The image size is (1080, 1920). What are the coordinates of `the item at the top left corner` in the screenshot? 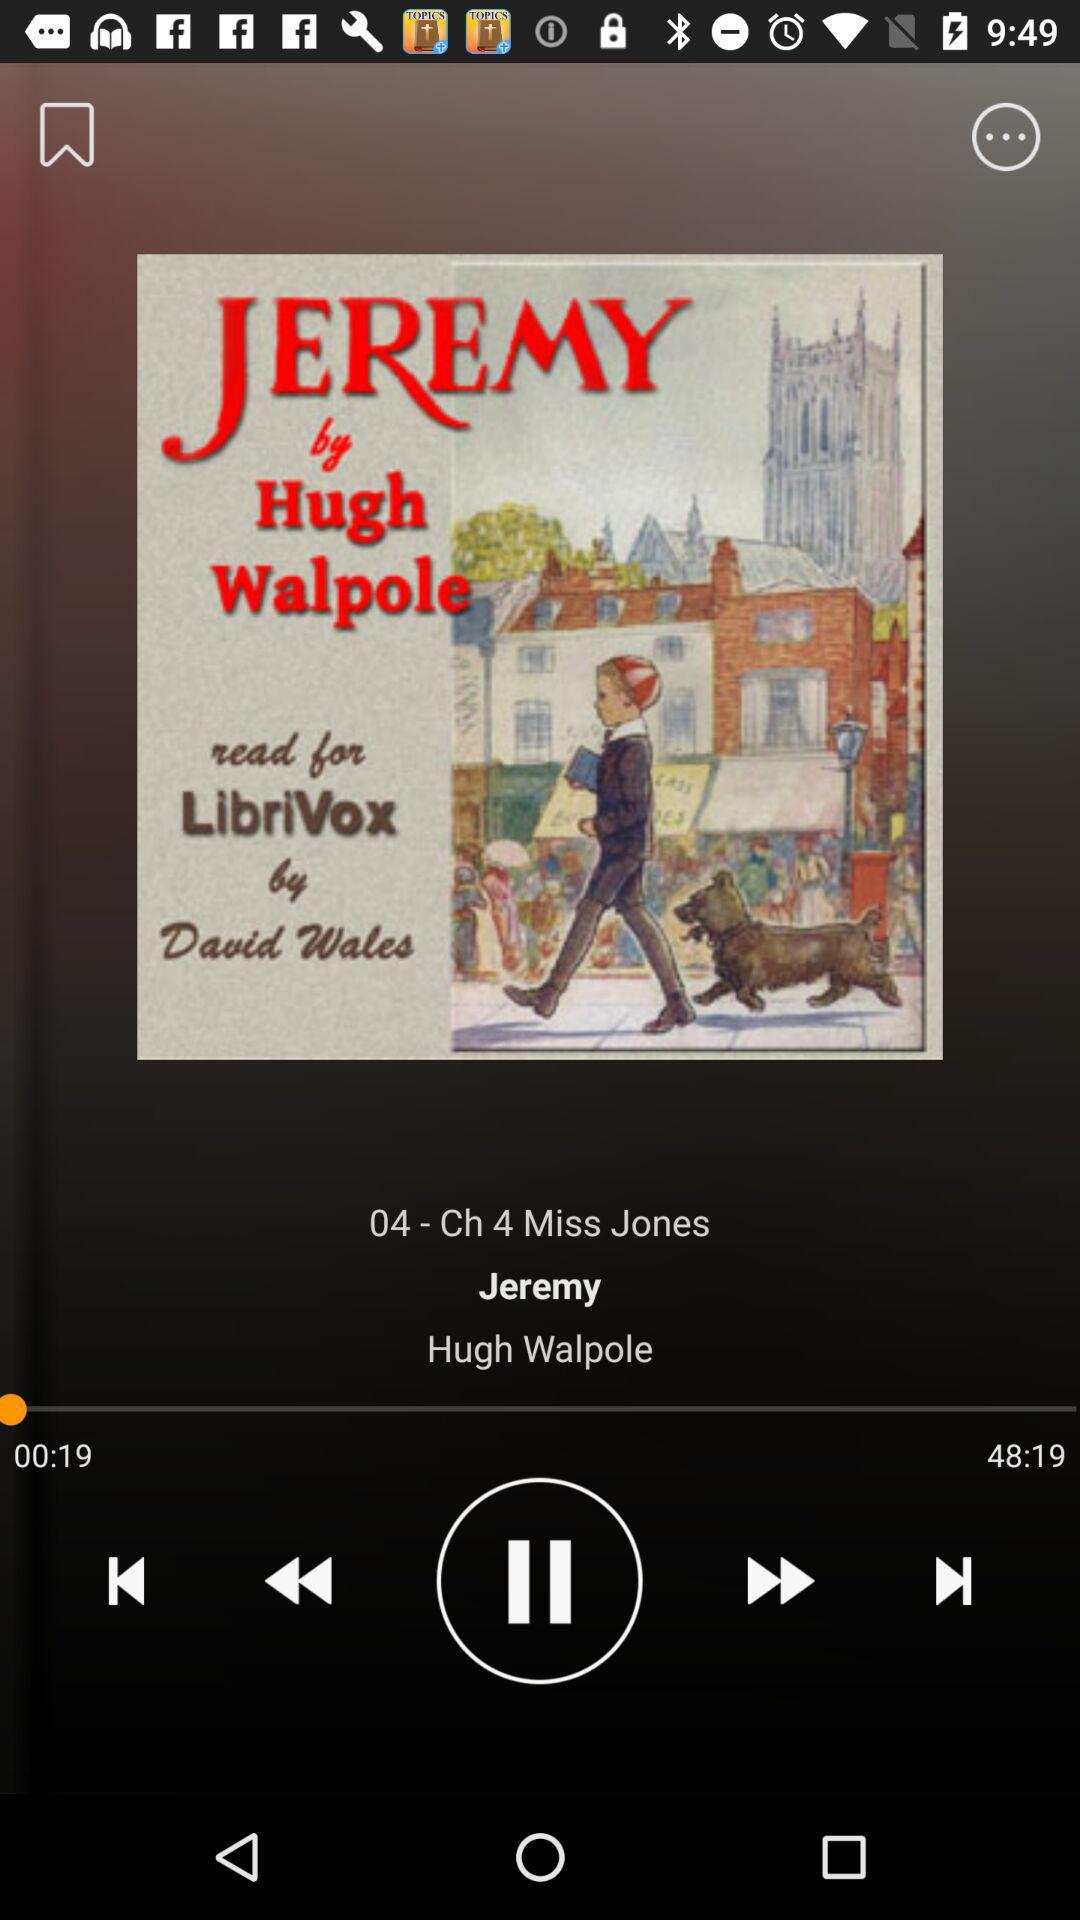 It's located at (66, 133).